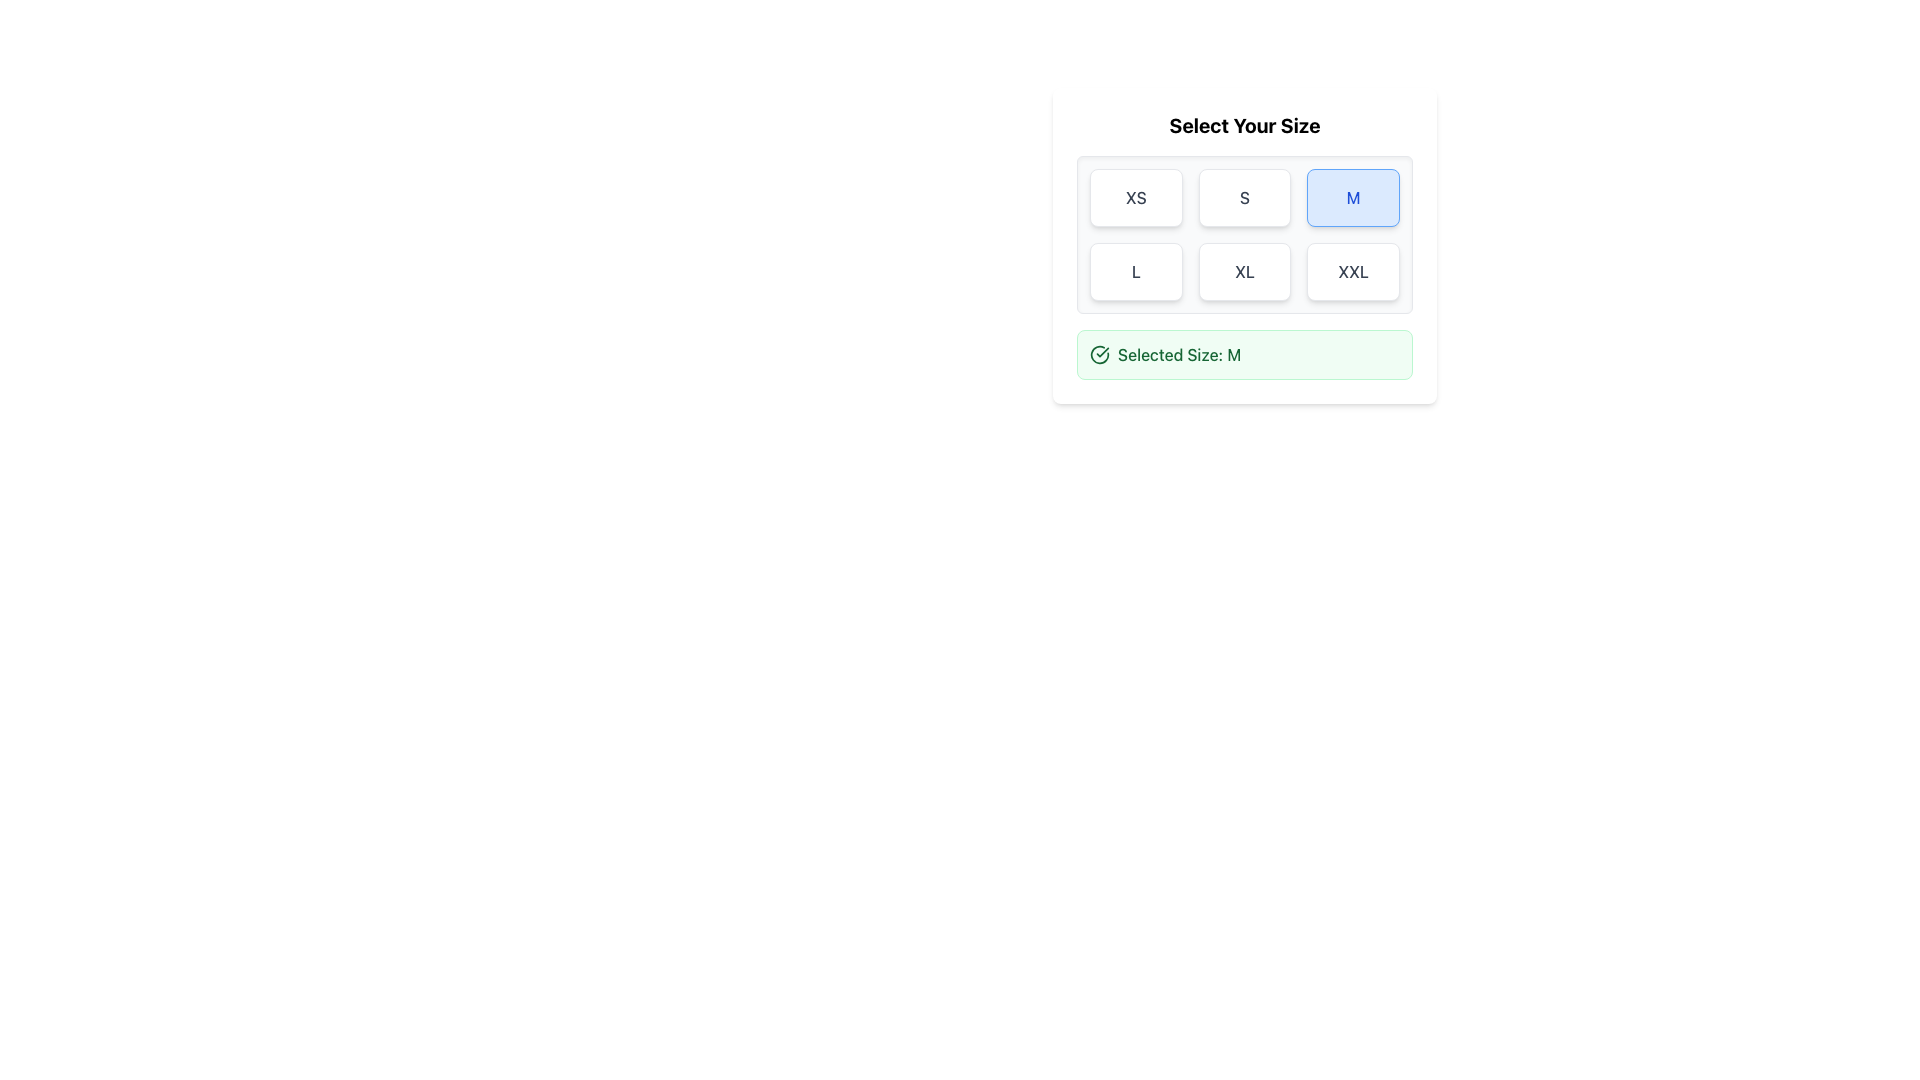 The image size is (1920, 1080). What do you see at coordinates (1243, 272) in the screenshot?
I see `the size option button for 'XL' located in the second row, second column of the grid layout` at bounding box center [1243, 272].